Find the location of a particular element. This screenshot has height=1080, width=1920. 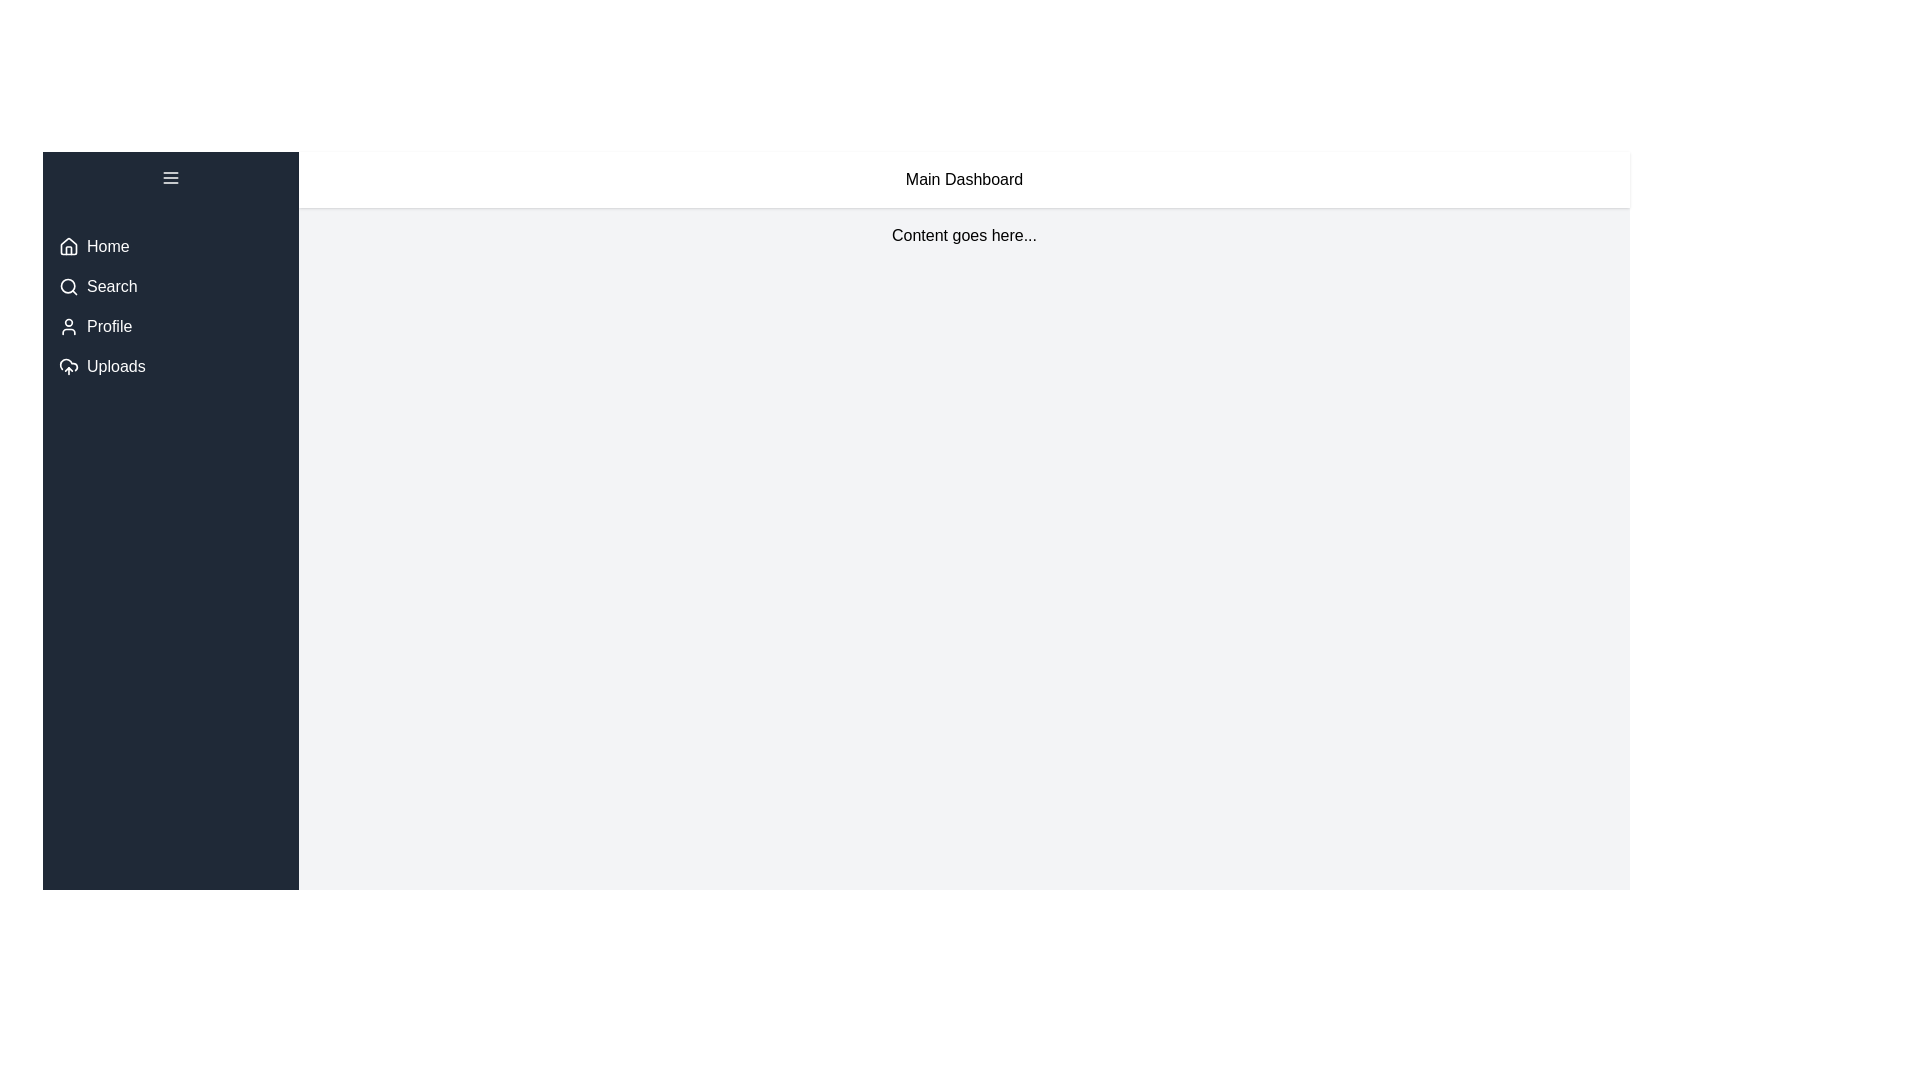

the styling of the search icon located in the vertical navigation menu to the left of the 'Search' label is located at coordinates (68, 286).